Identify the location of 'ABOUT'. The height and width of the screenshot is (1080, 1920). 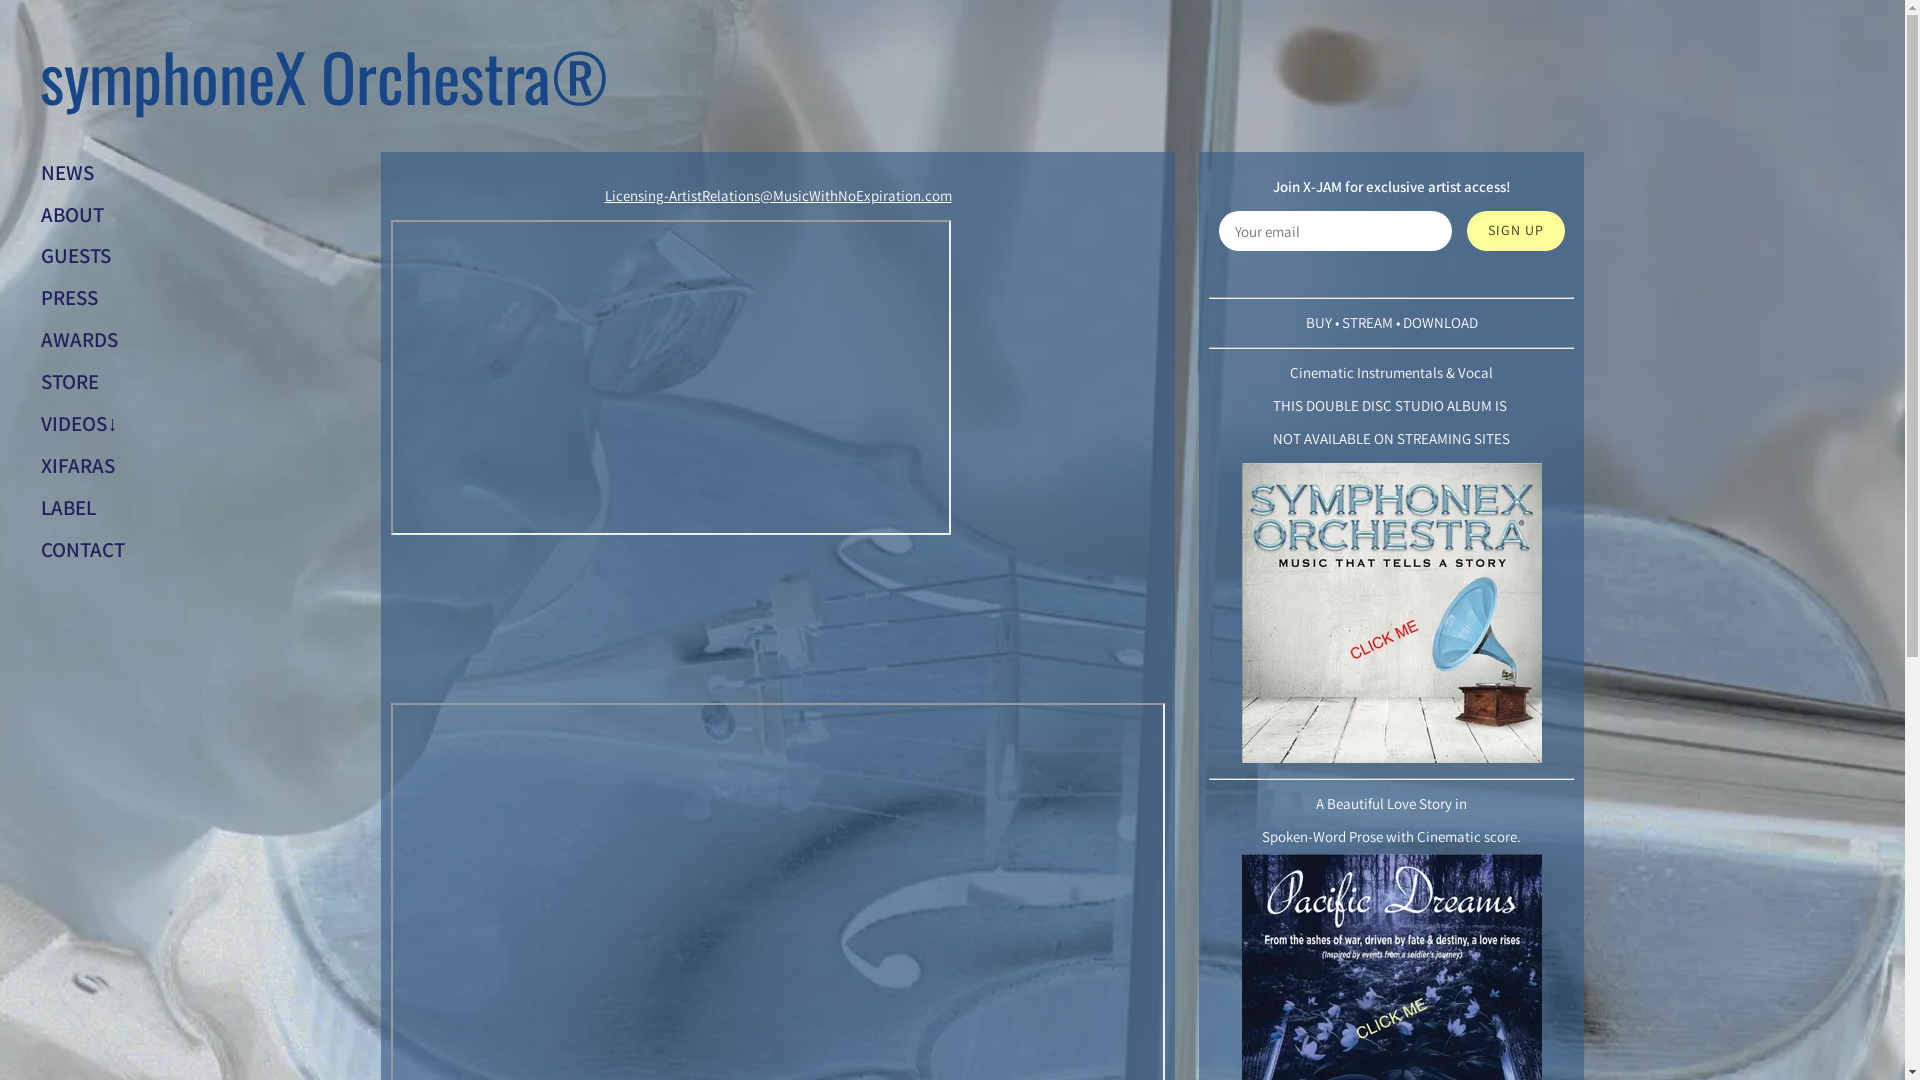
(72, 214).